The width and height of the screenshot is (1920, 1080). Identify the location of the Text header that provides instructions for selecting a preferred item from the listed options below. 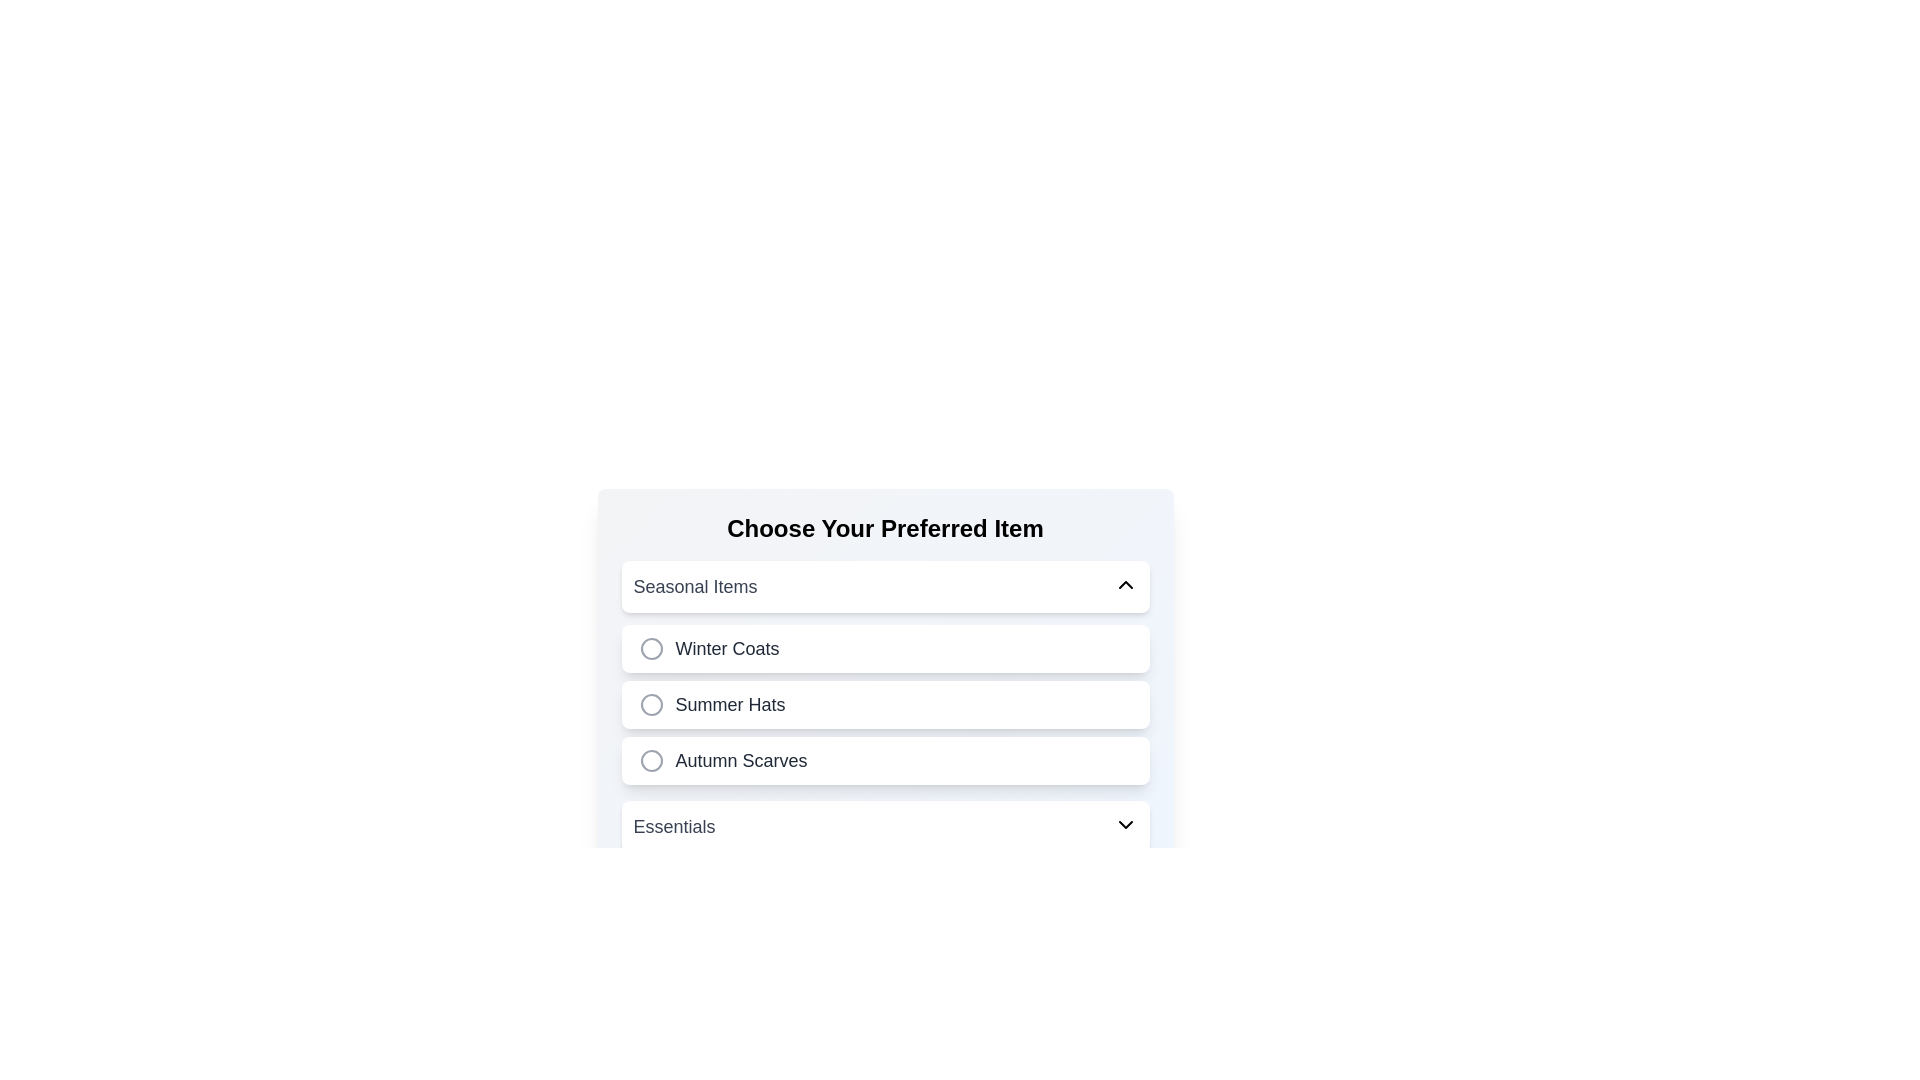
(884, 527).